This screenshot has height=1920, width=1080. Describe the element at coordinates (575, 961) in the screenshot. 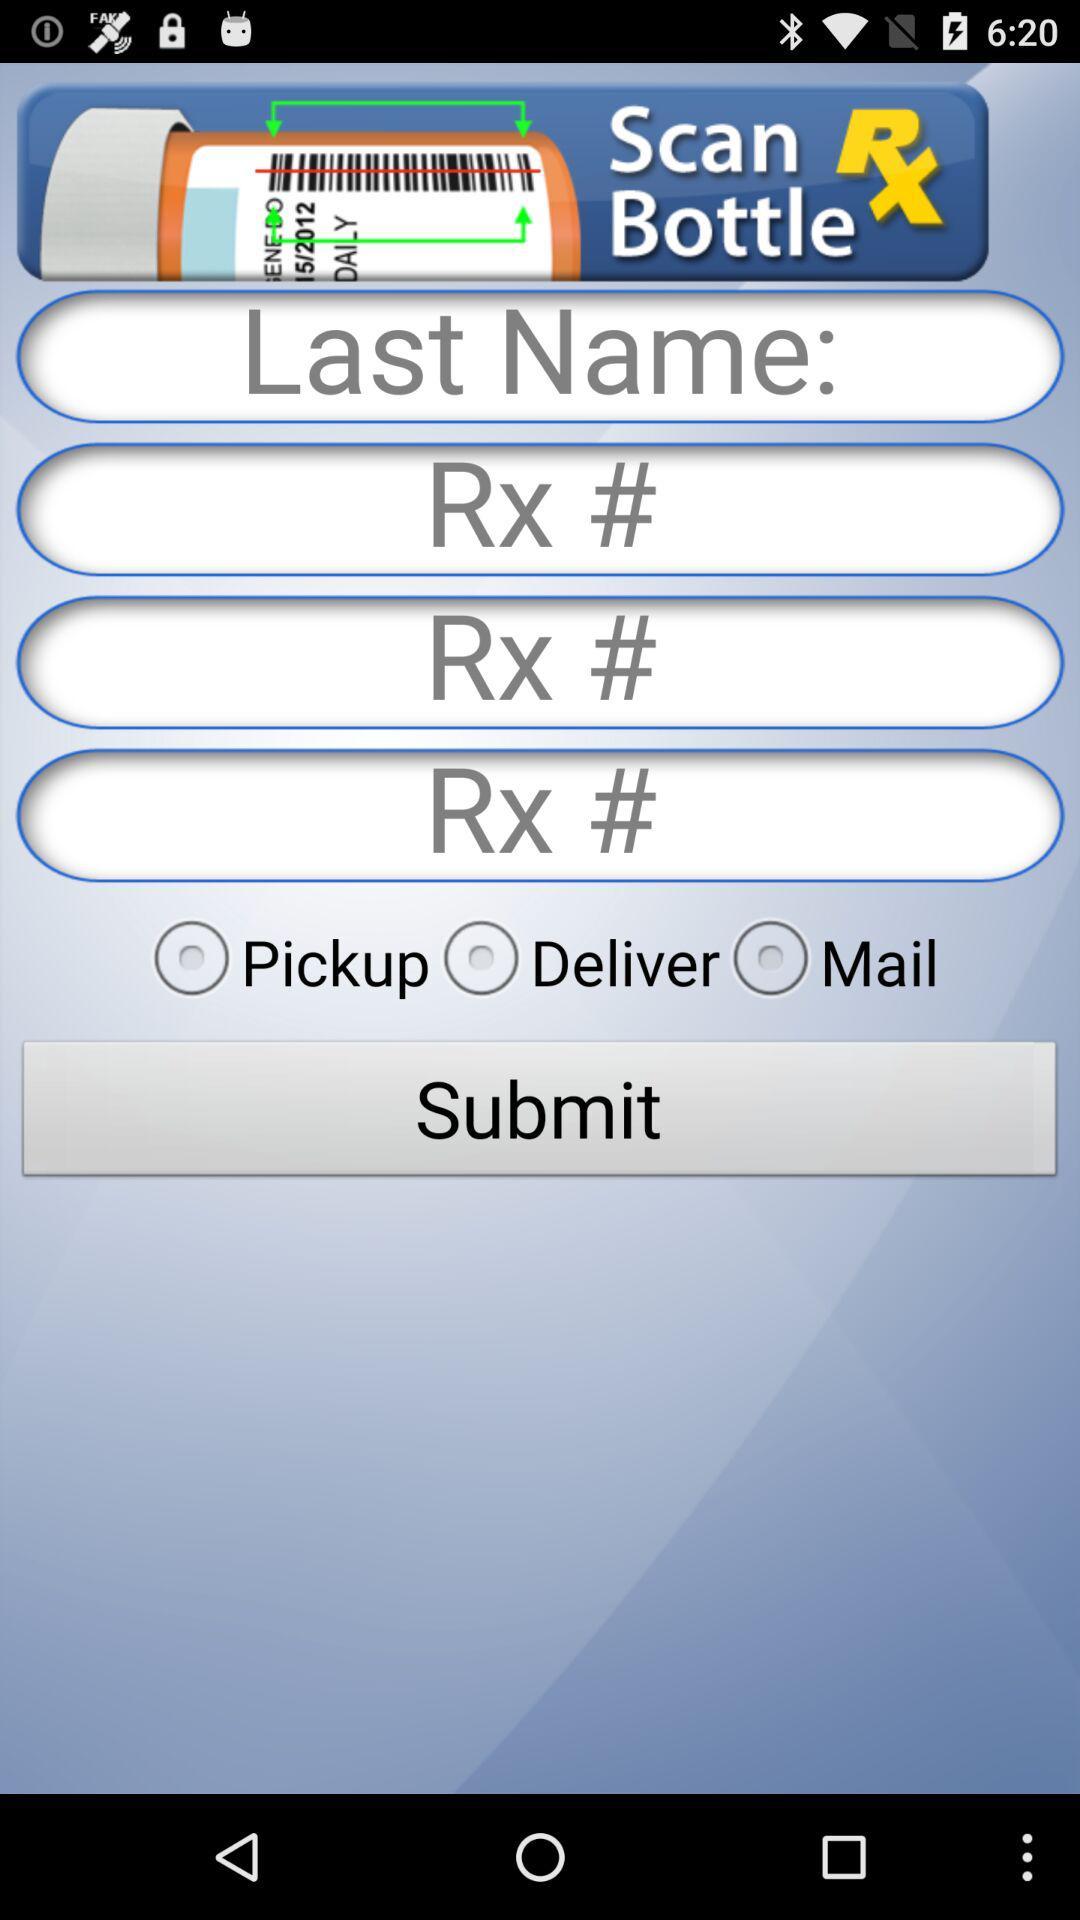

I see `radio button next to the pickup item` at that location.